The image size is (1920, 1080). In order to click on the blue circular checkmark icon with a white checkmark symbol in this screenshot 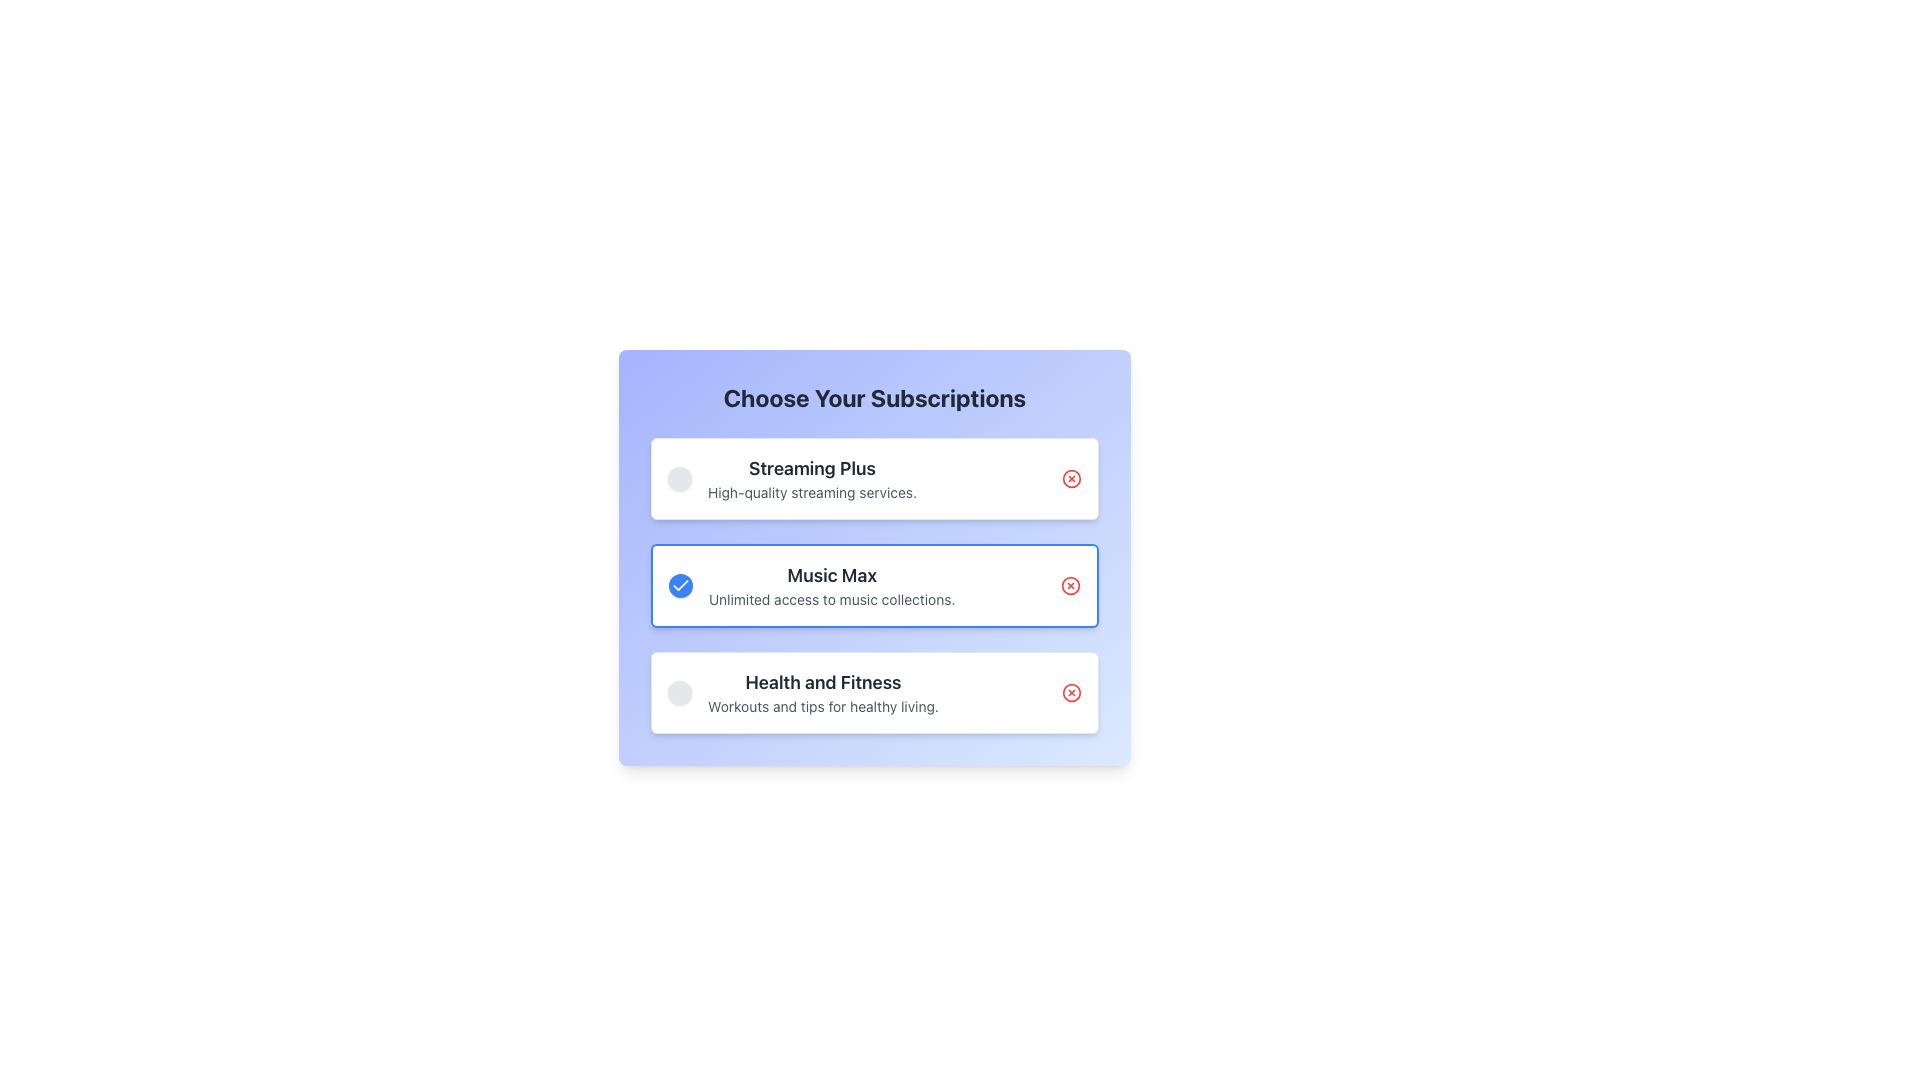, I will do `click(681, 585)`.